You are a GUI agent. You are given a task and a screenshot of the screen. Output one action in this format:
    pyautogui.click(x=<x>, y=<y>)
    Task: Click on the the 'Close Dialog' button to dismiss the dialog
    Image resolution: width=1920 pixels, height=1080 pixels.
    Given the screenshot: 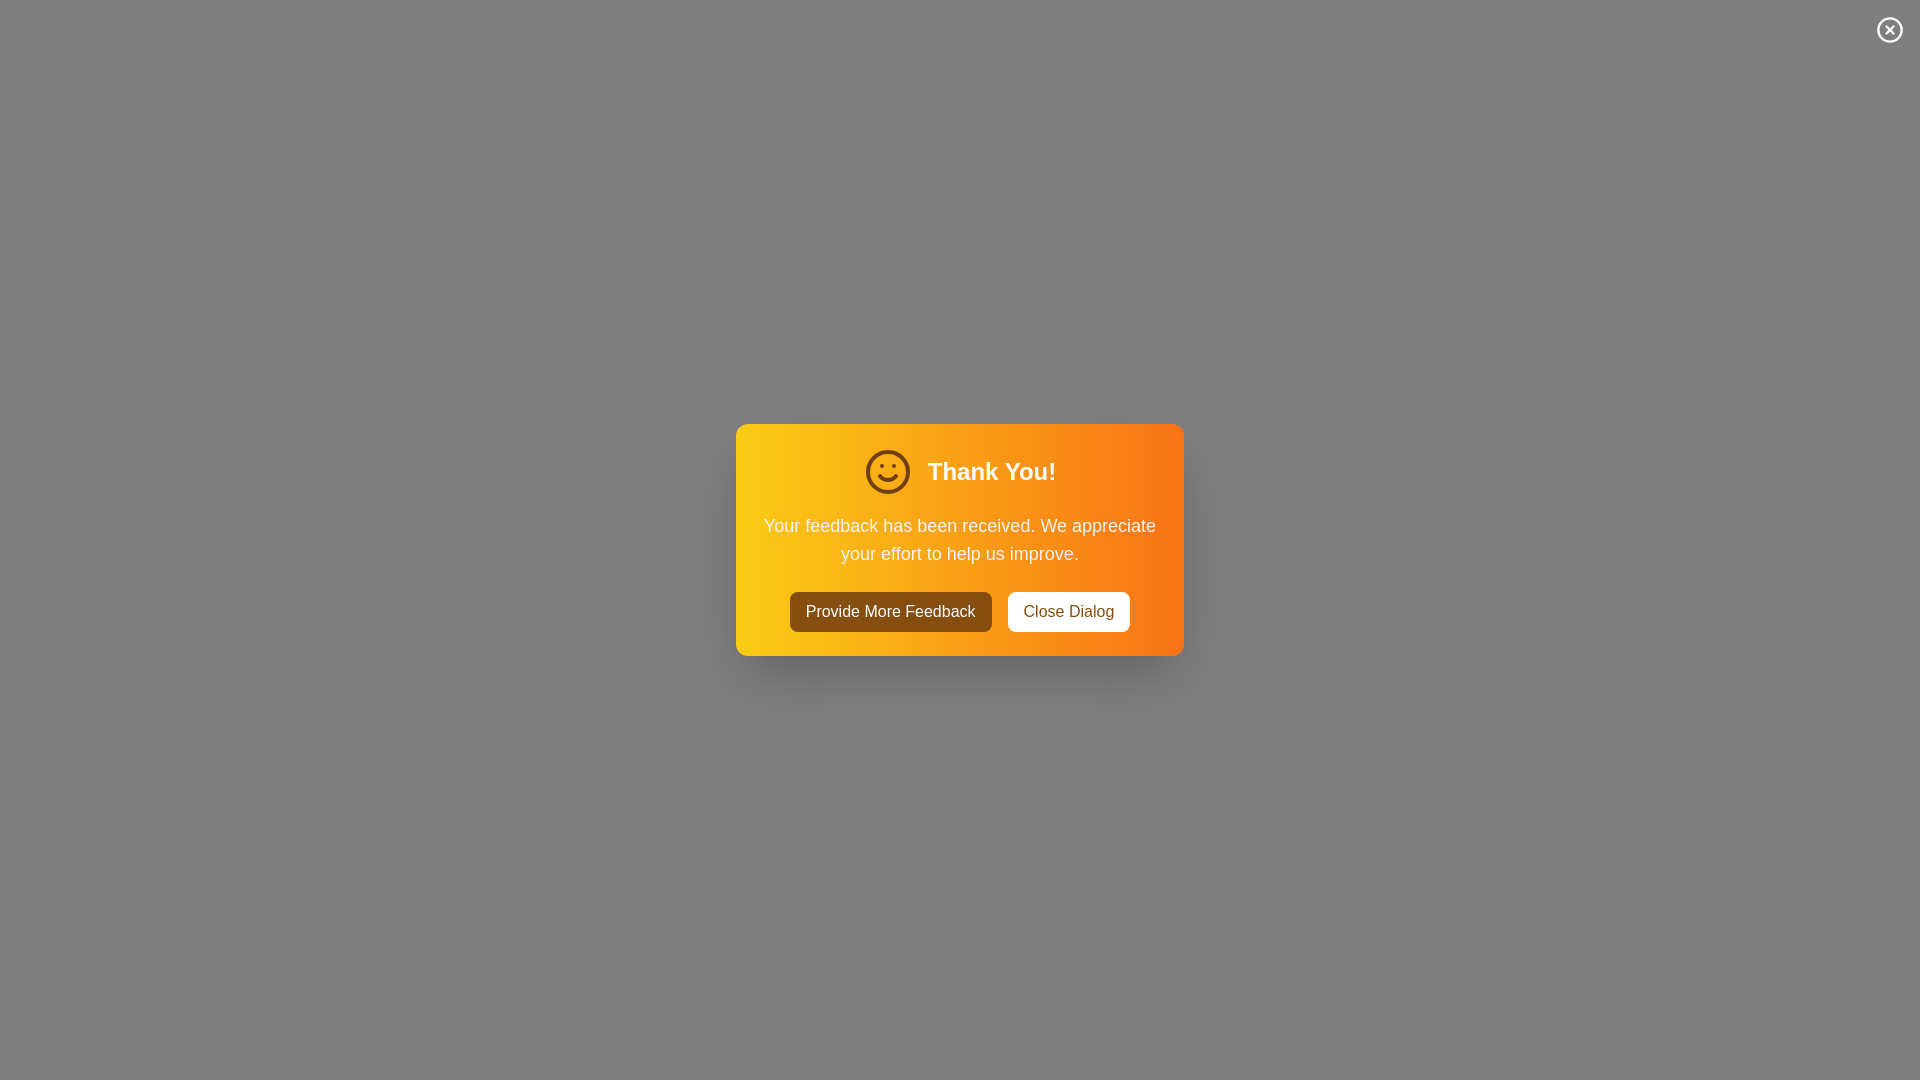 What is the action you would take?
    pyautogui.click(x=1067, y=611)
    